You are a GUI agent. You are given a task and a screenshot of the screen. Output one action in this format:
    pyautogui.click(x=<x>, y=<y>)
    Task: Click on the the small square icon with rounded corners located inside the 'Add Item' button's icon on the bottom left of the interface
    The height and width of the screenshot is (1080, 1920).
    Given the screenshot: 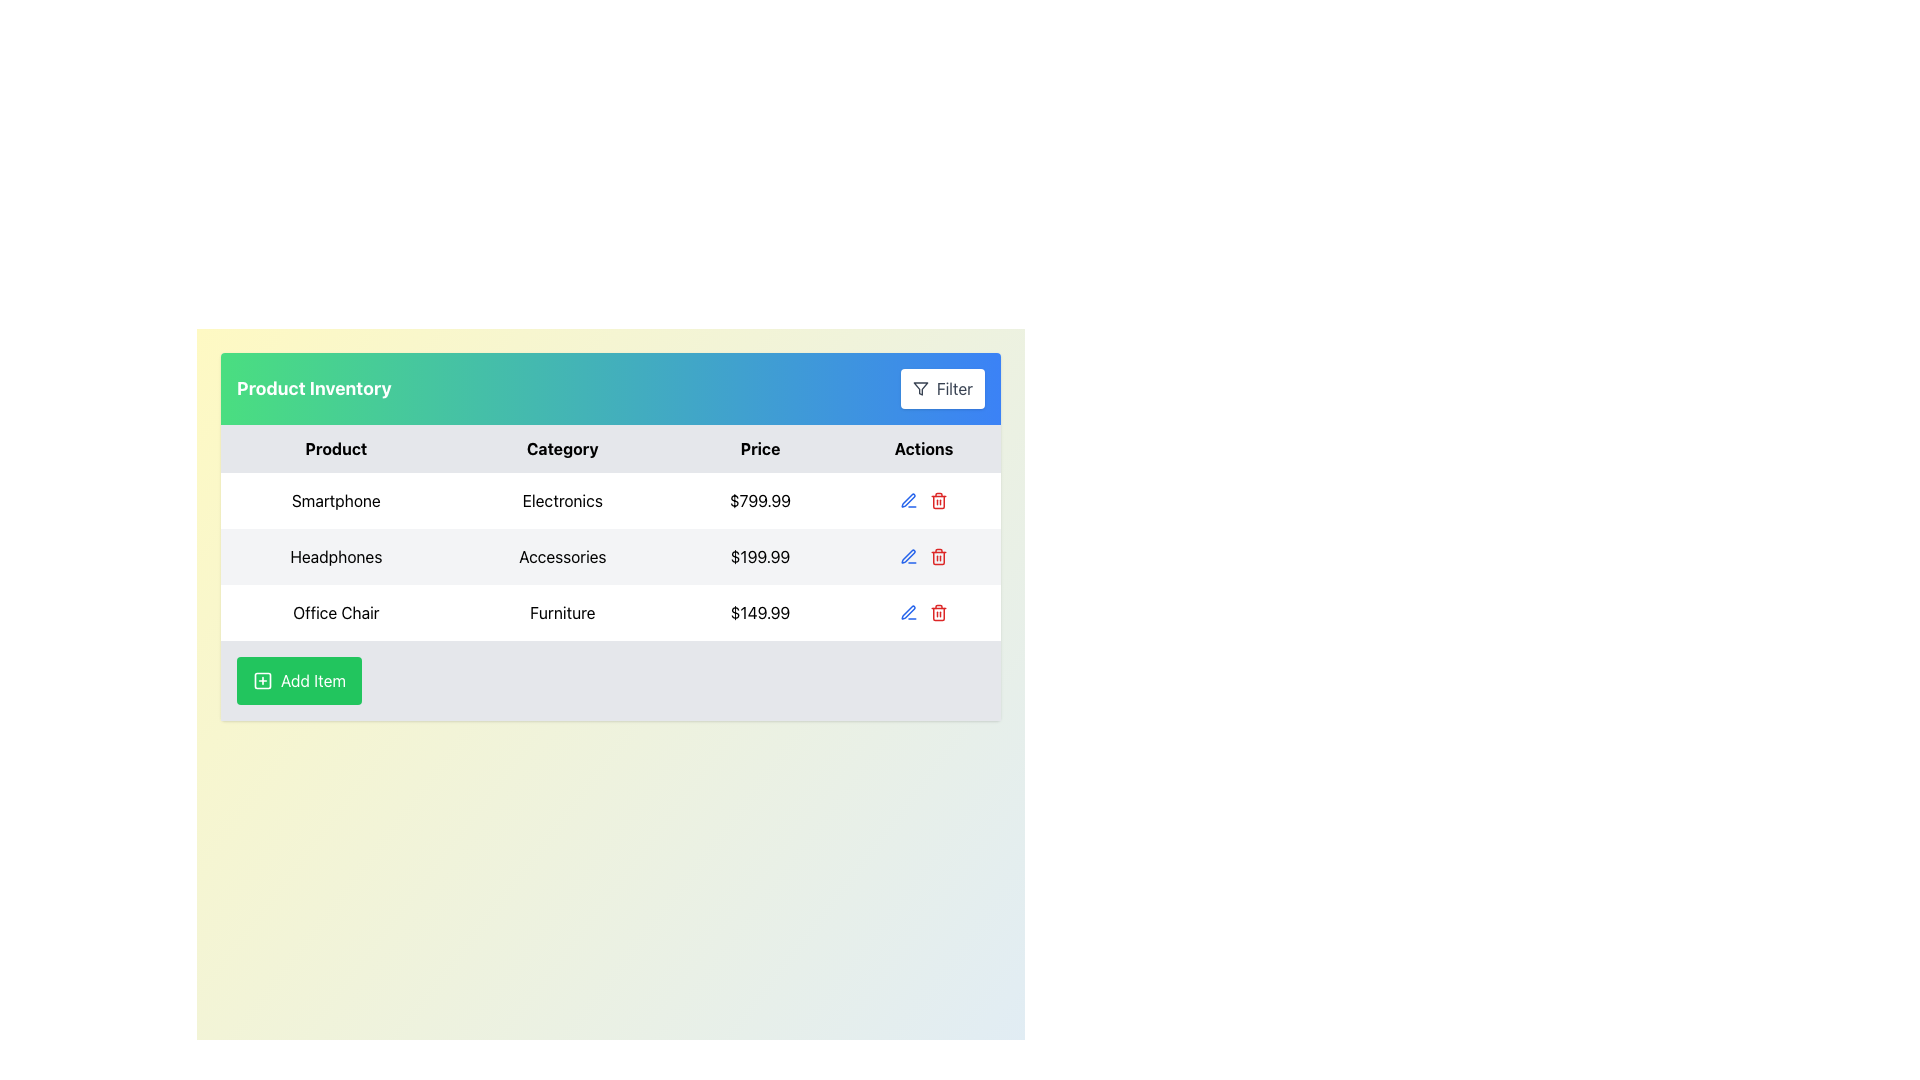 What is the action you would take?
    pyautogui.click(x=262, y=680)
    